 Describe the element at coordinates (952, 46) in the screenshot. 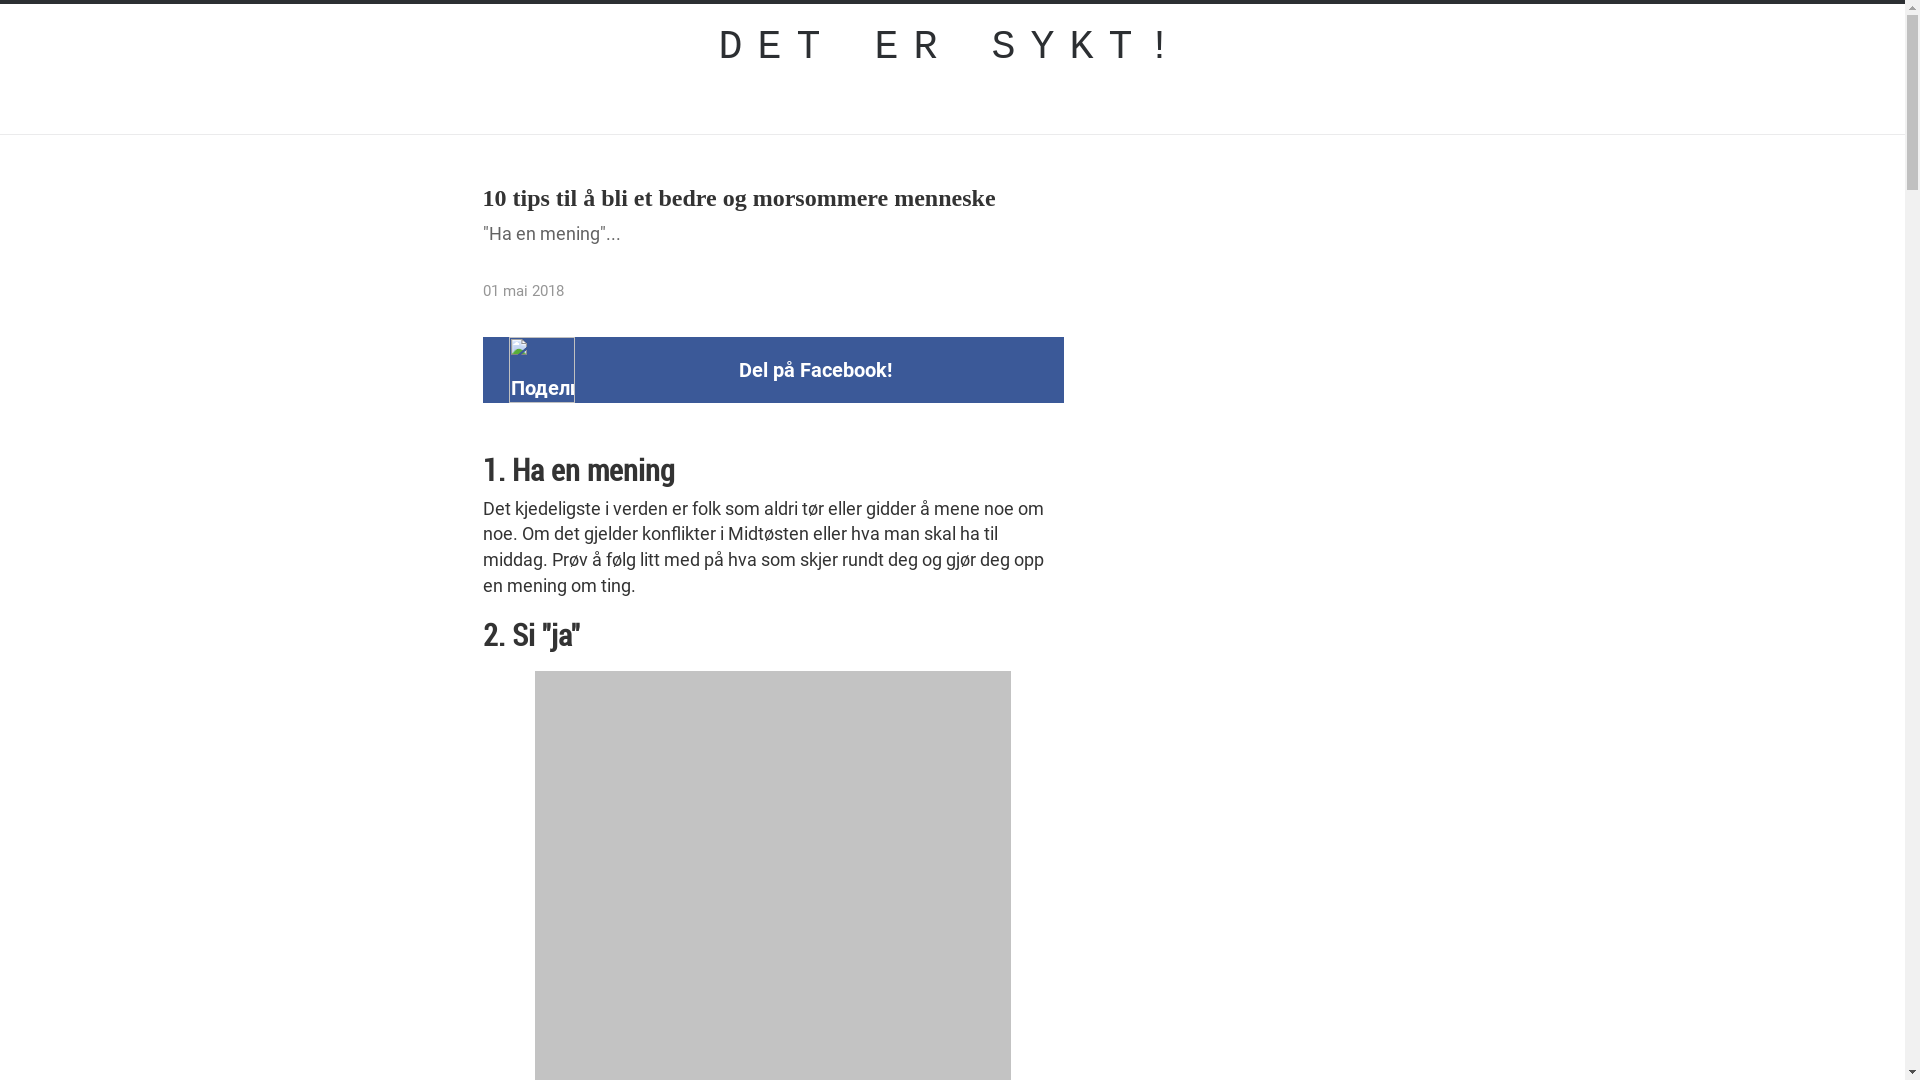

I see `'DET ER SYKT!'` at that location.